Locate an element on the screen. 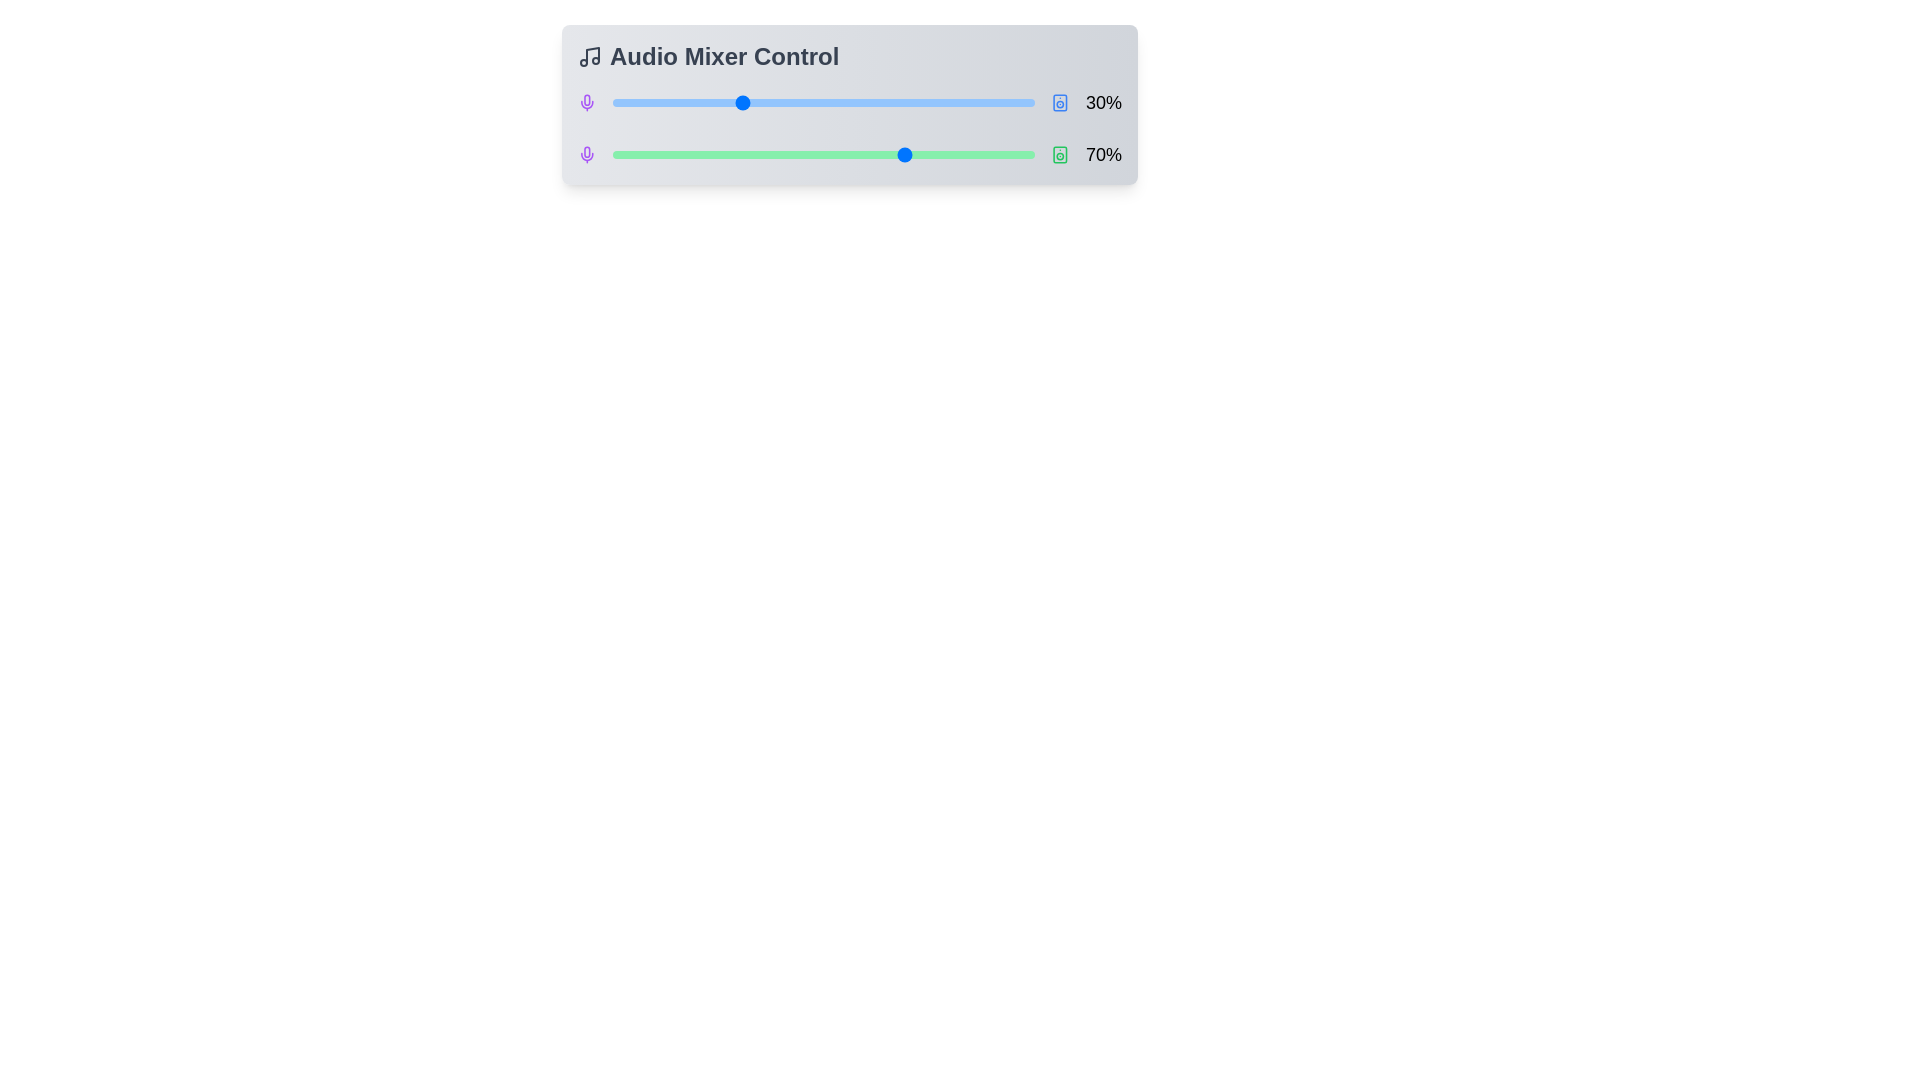  the slider is located at coordinates (746, 153).